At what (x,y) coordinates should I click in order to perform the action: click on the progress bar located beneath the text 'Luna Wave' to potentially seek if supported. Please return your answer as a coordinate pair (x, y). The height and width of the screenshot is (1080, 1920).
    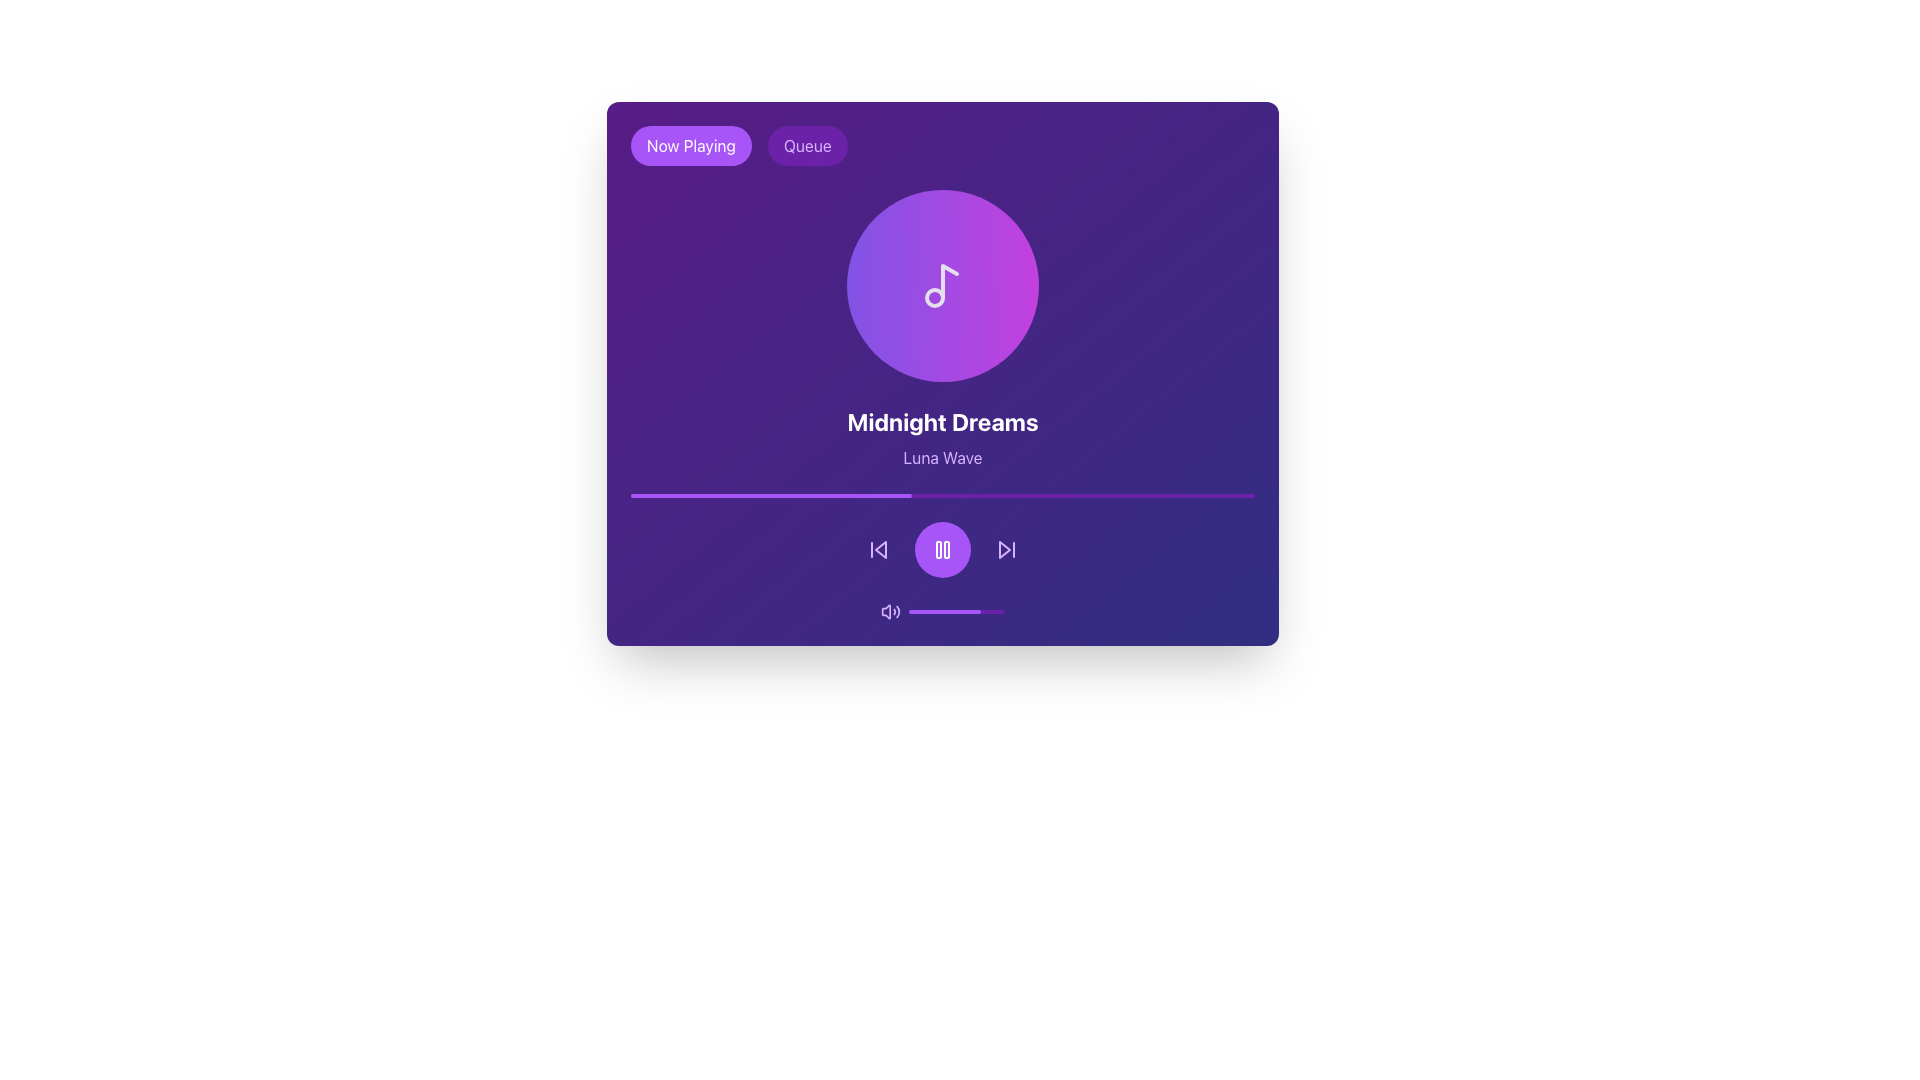
    Looking at the image, I should click on (941, 495).